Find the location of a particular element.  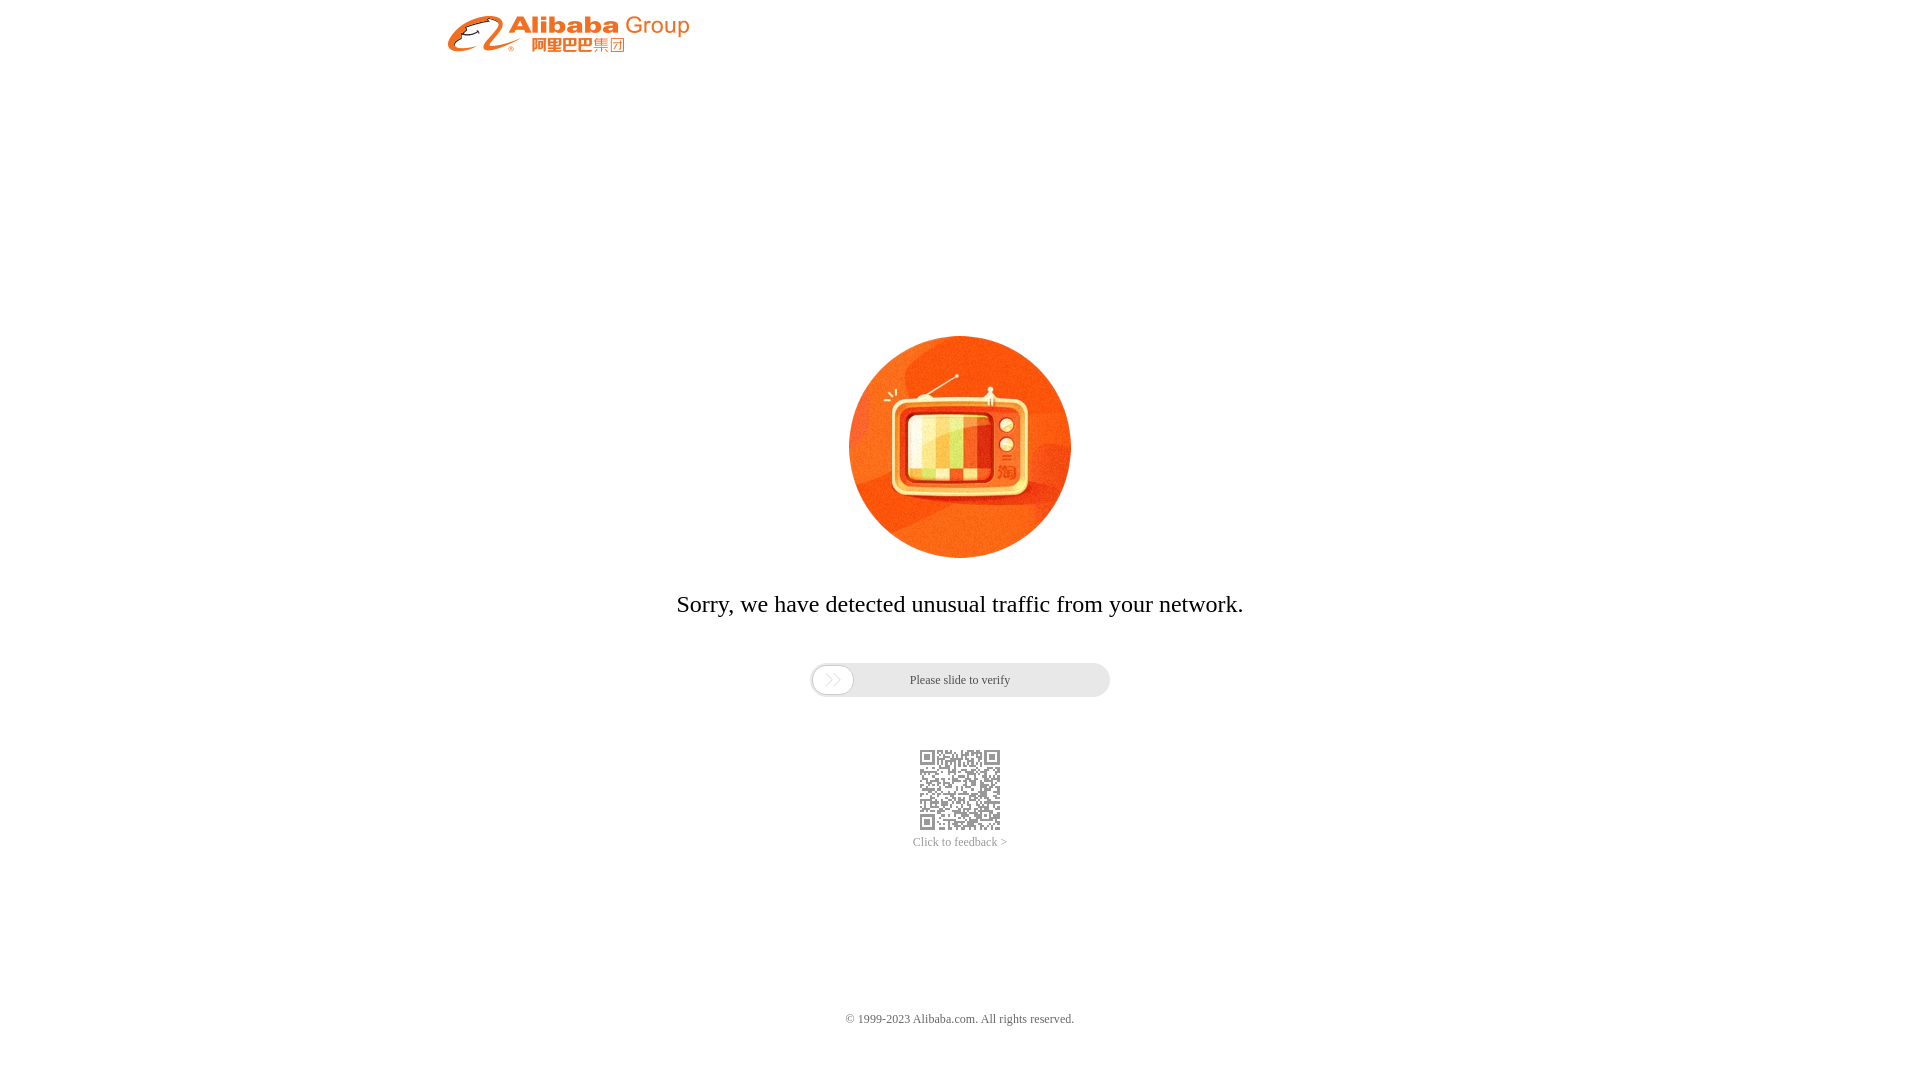

'Click to feedback >' is located at coordinates (960, 842).